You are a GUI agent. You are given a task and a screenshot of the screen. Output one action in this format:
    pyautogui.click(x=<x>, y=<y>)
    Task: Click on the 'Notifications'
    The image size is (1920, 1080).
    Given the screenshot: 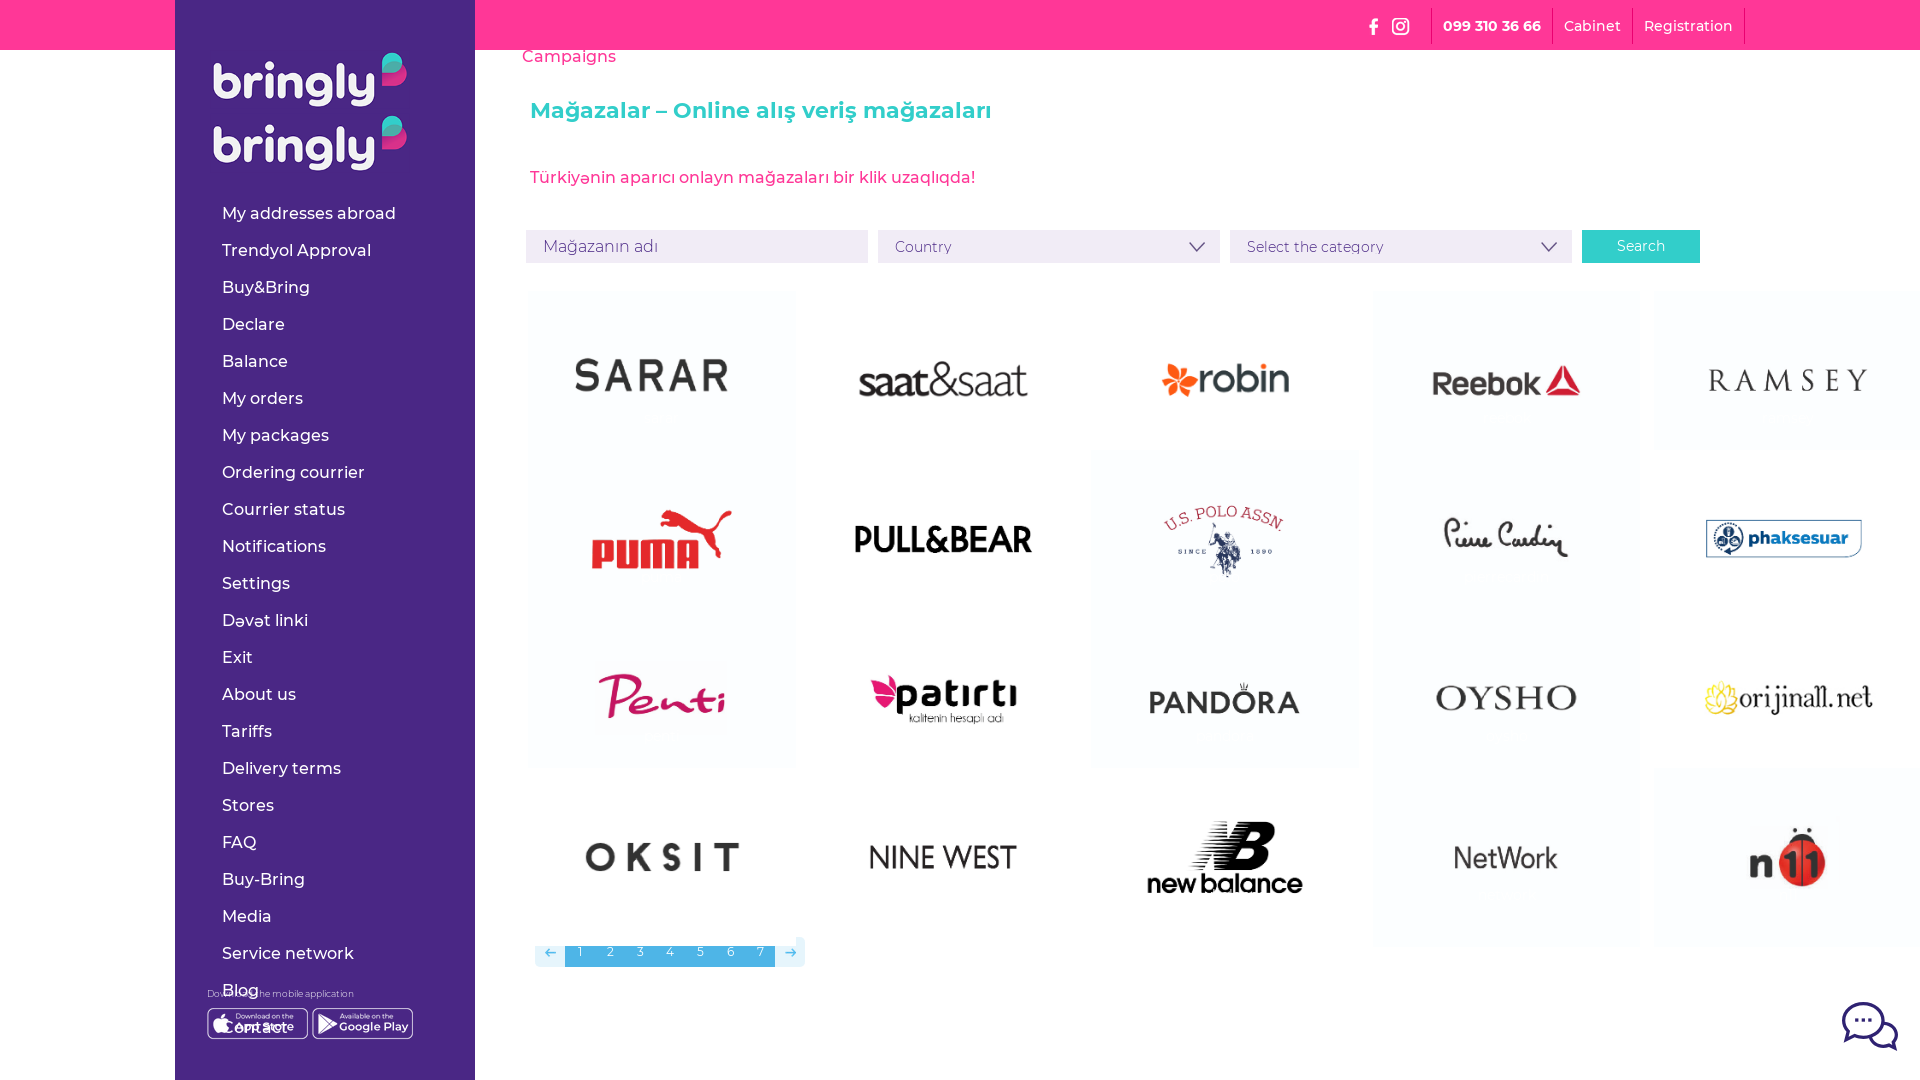 What is the action you would take?
    pyautogui.click(x=272, y=546)
    